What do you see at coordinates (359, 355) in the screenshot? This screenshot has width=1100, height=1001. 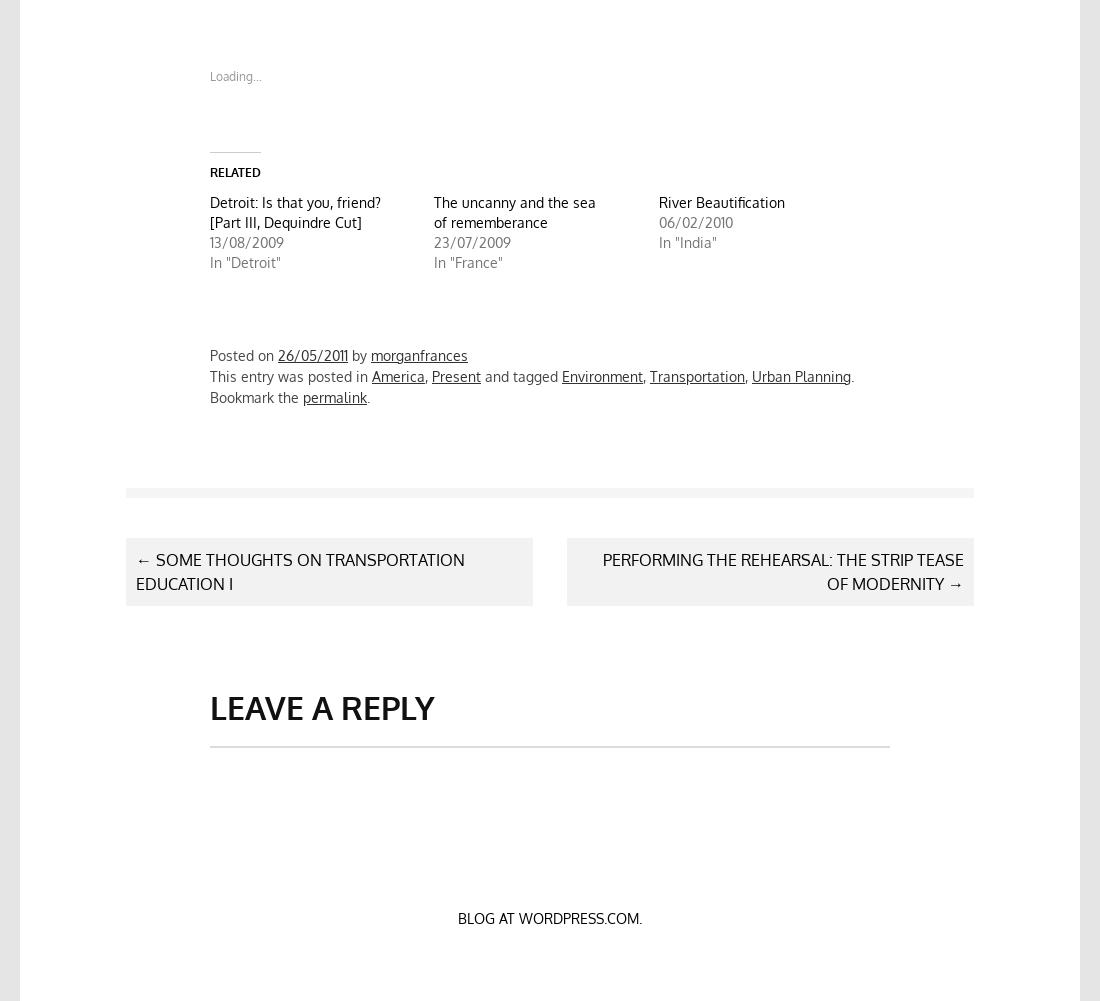 I see `'by'` at bounding box center [359, 355].